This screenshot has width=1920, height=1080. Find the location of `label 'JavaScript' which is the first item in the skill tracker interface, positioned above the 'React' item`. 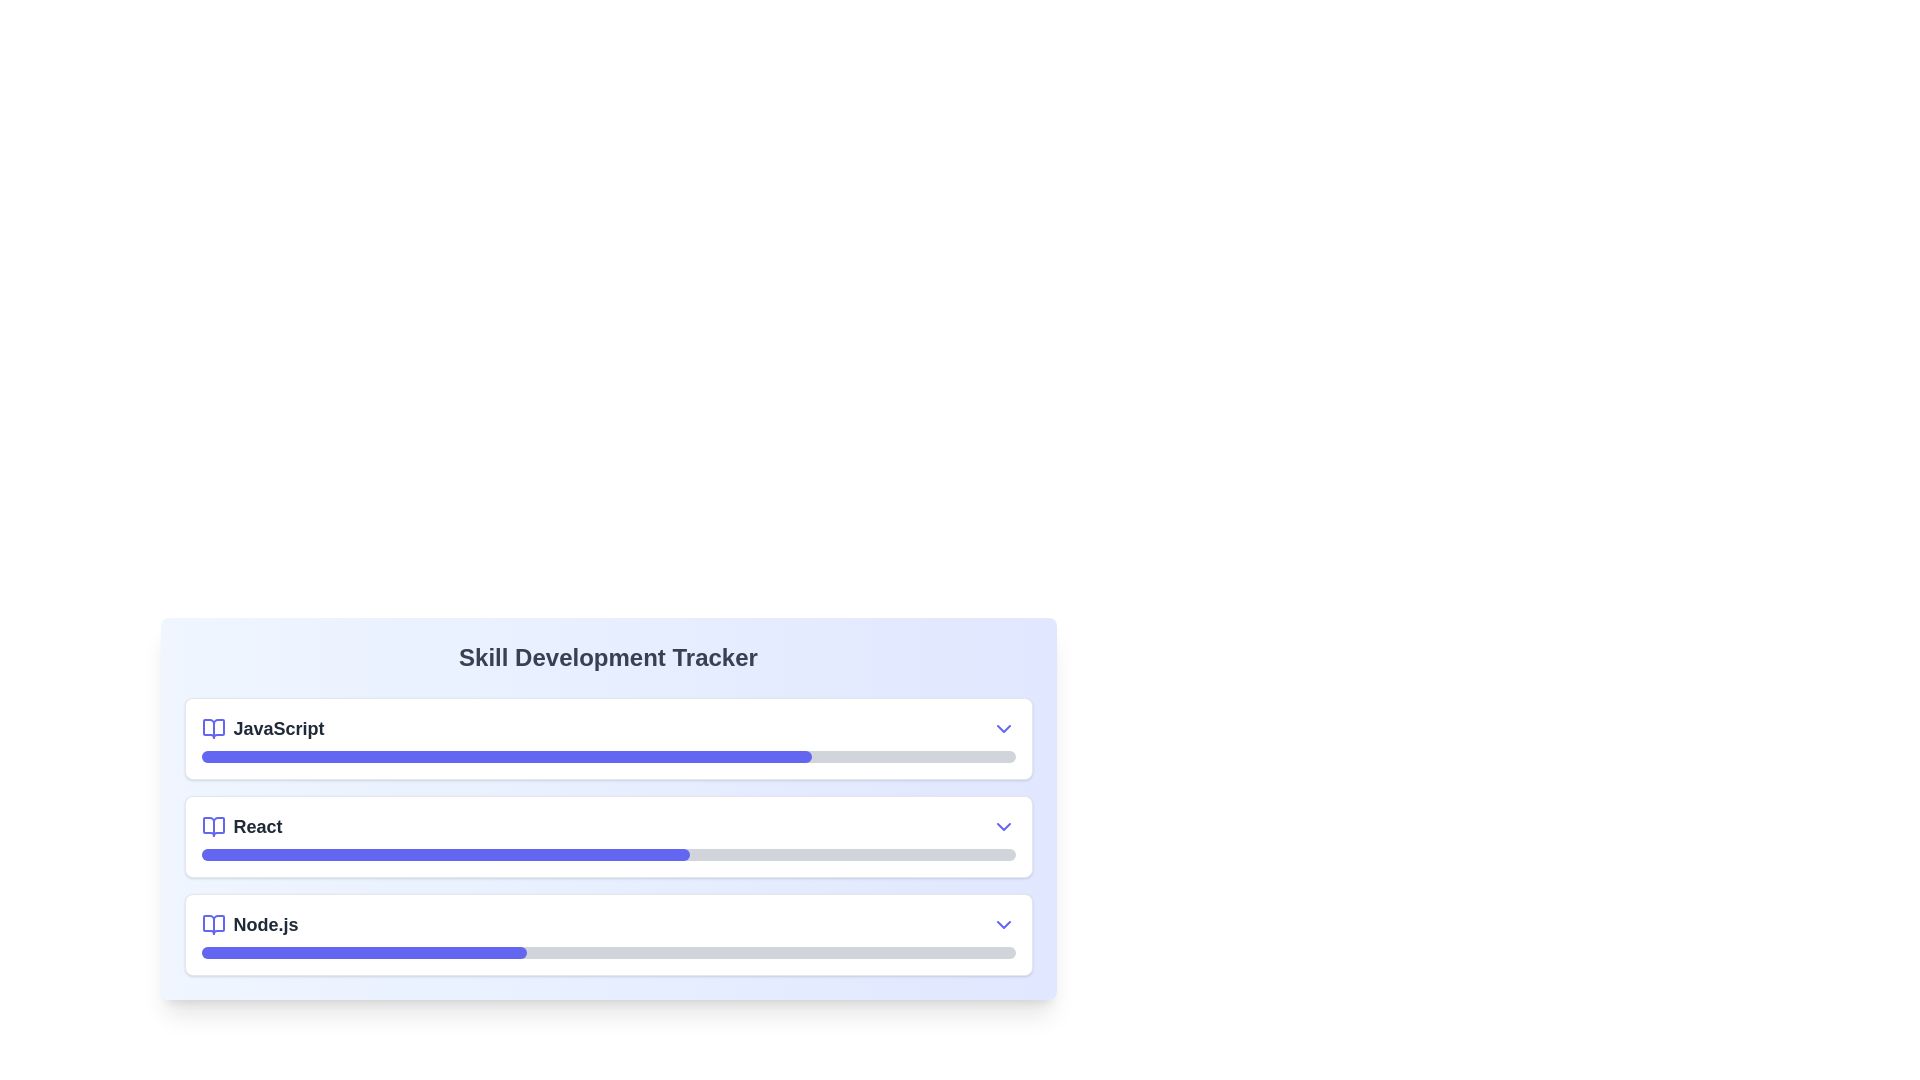

label 'JavaScript' which is the first item in the skill tracker interface, positioned above the 'React' item is located at coordinates (262, 729).